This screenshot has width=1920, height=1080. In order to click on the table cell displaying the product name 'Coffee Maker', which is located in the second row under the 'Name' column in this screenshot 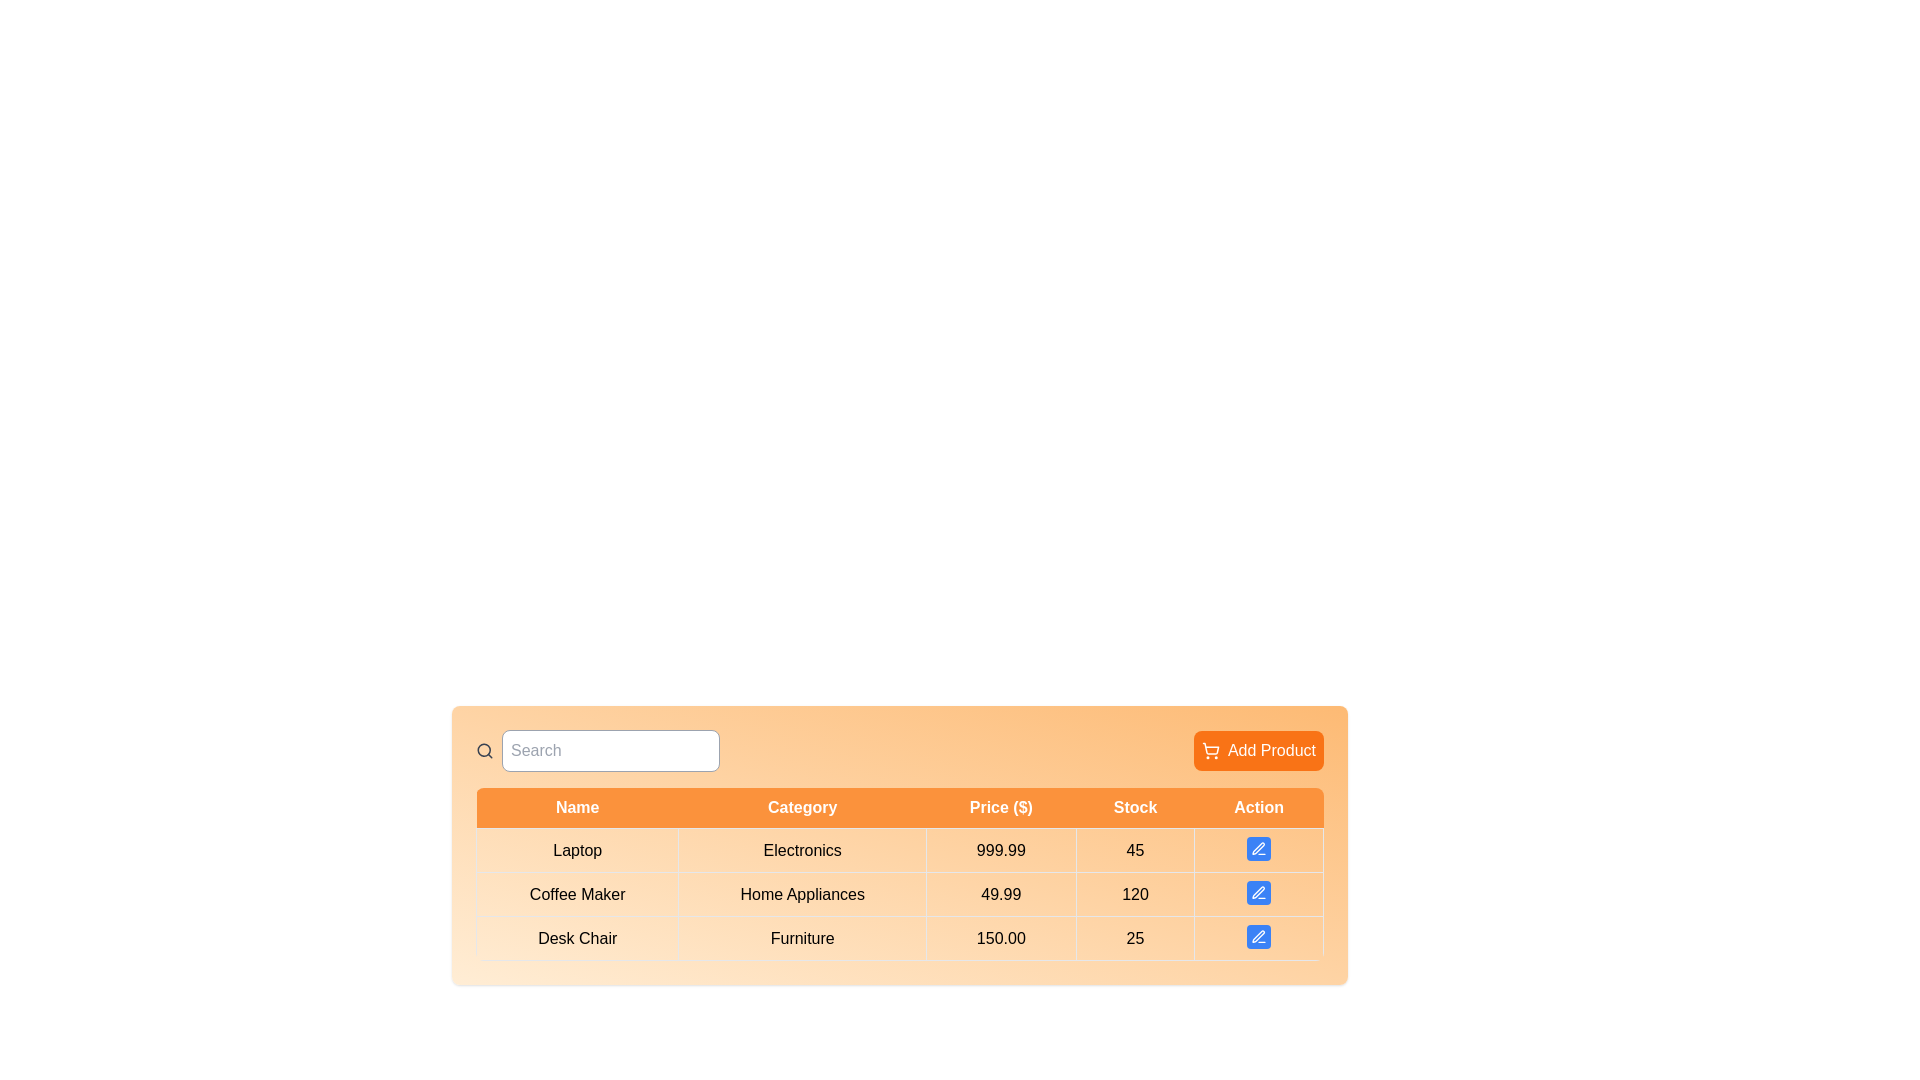, I will do `click(576, 893)`.